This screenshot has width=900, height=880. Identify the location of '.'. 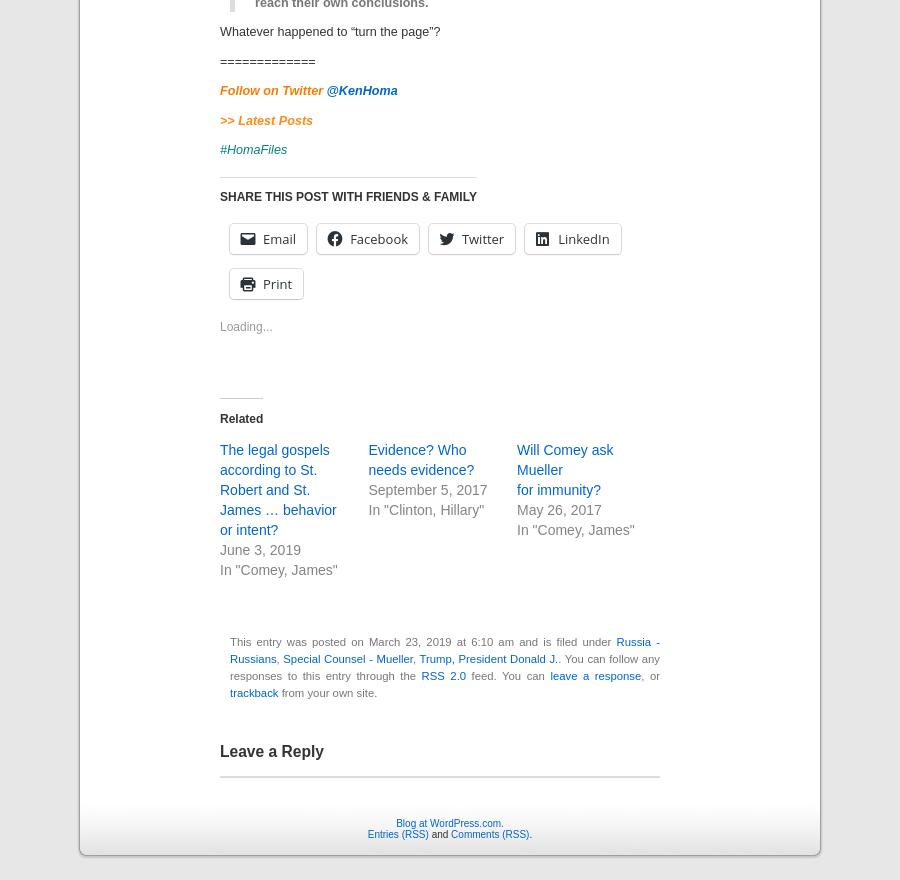
(529, 832).